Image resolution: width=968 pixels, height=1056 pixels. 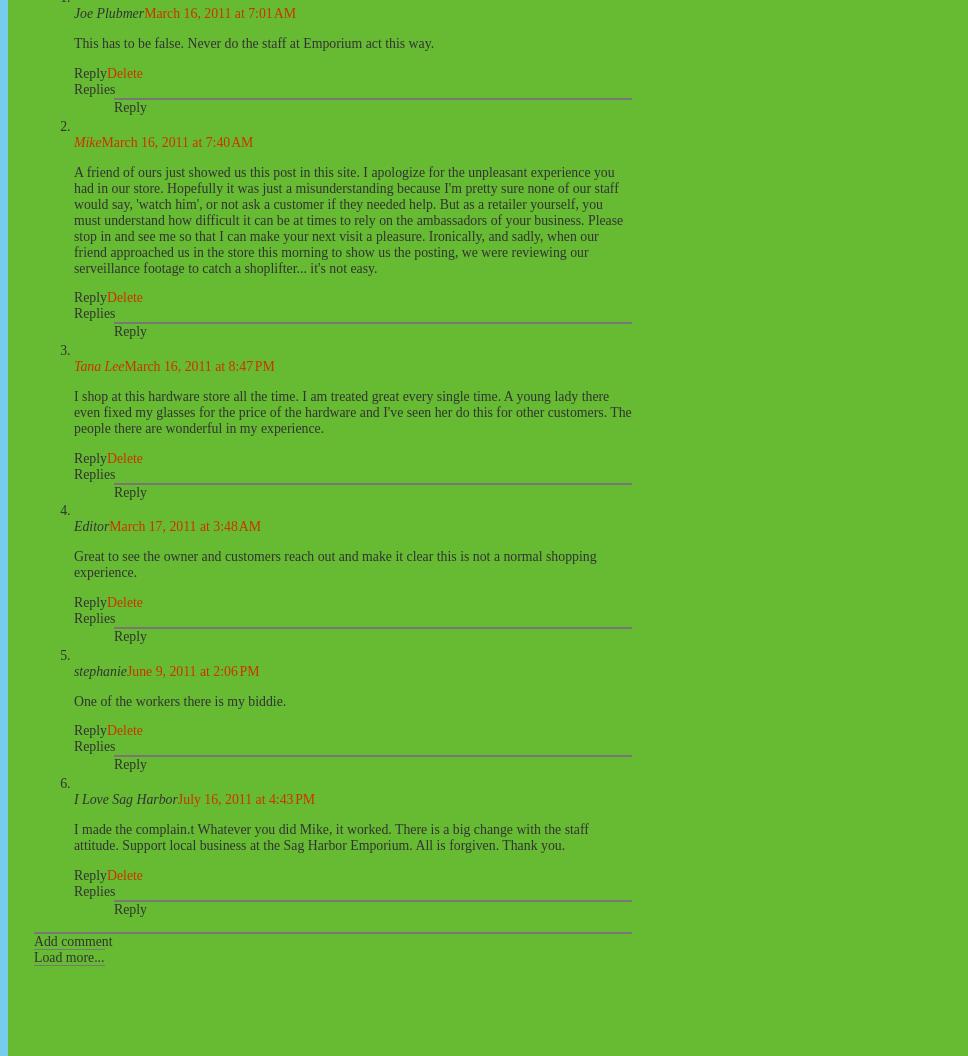 What do you see at coordinates (335, 564) in the screenshot?
I see `'Great to see the owner and customers reach out and make it clear this is not a normal shopping experience.'` at bounding box center [335, 564].